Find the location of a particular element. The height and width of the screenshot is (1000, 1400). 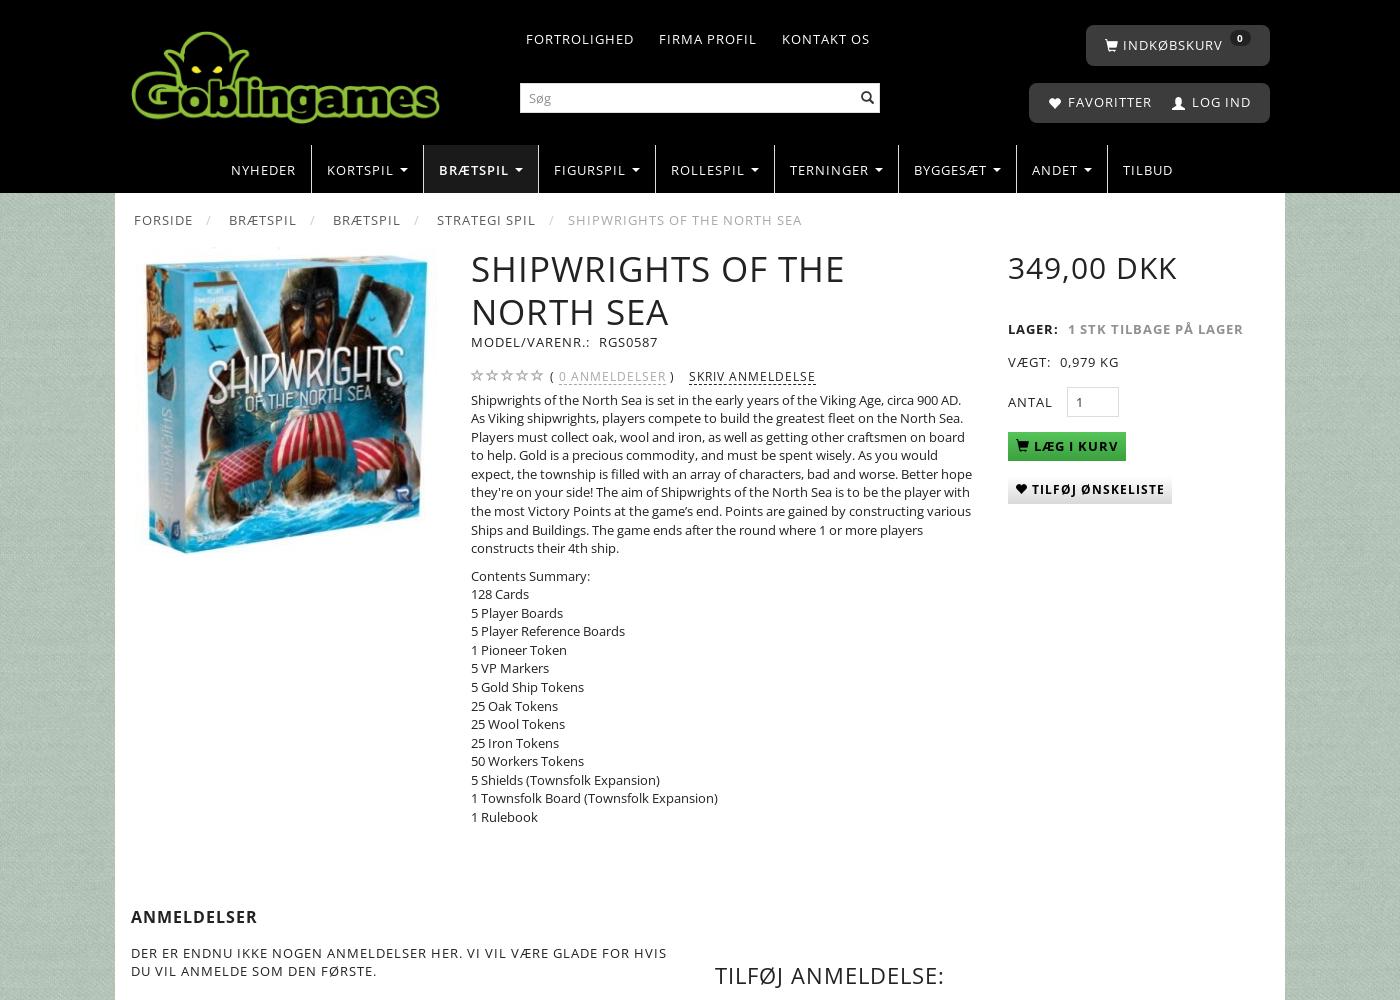

'25 Oak Tokens' is located at coordinates (514, 704).